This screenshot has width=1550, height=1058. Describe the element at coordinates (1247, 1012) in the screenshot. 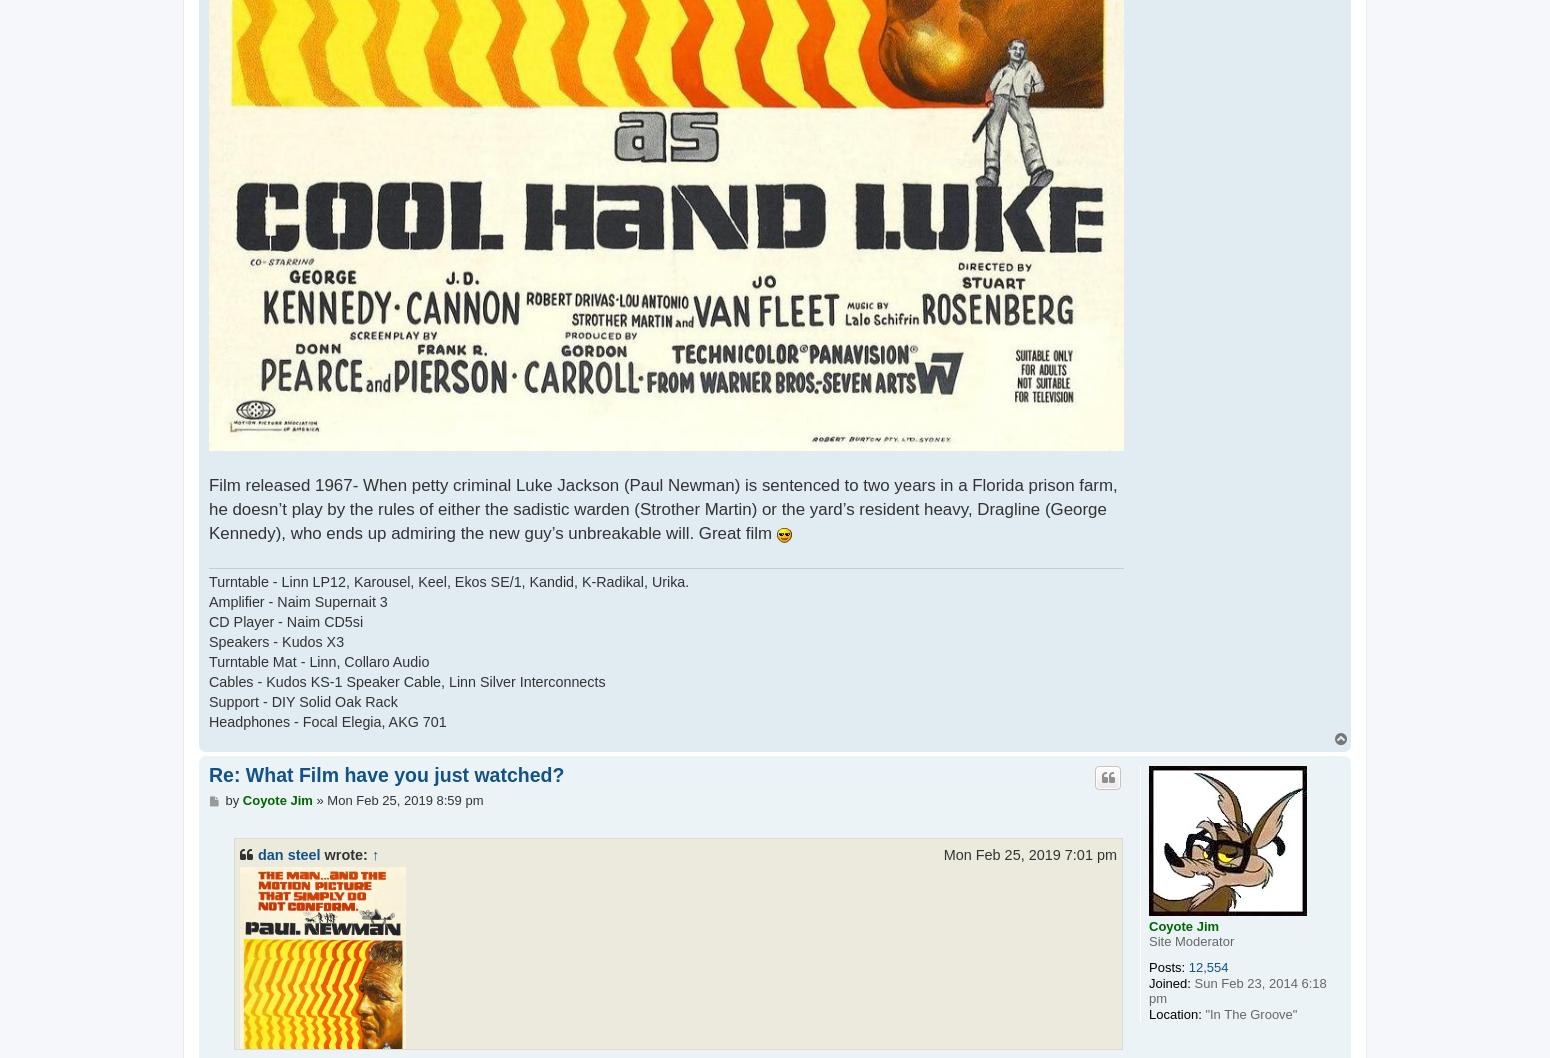

I see `'"In The Groove"'` at that location.